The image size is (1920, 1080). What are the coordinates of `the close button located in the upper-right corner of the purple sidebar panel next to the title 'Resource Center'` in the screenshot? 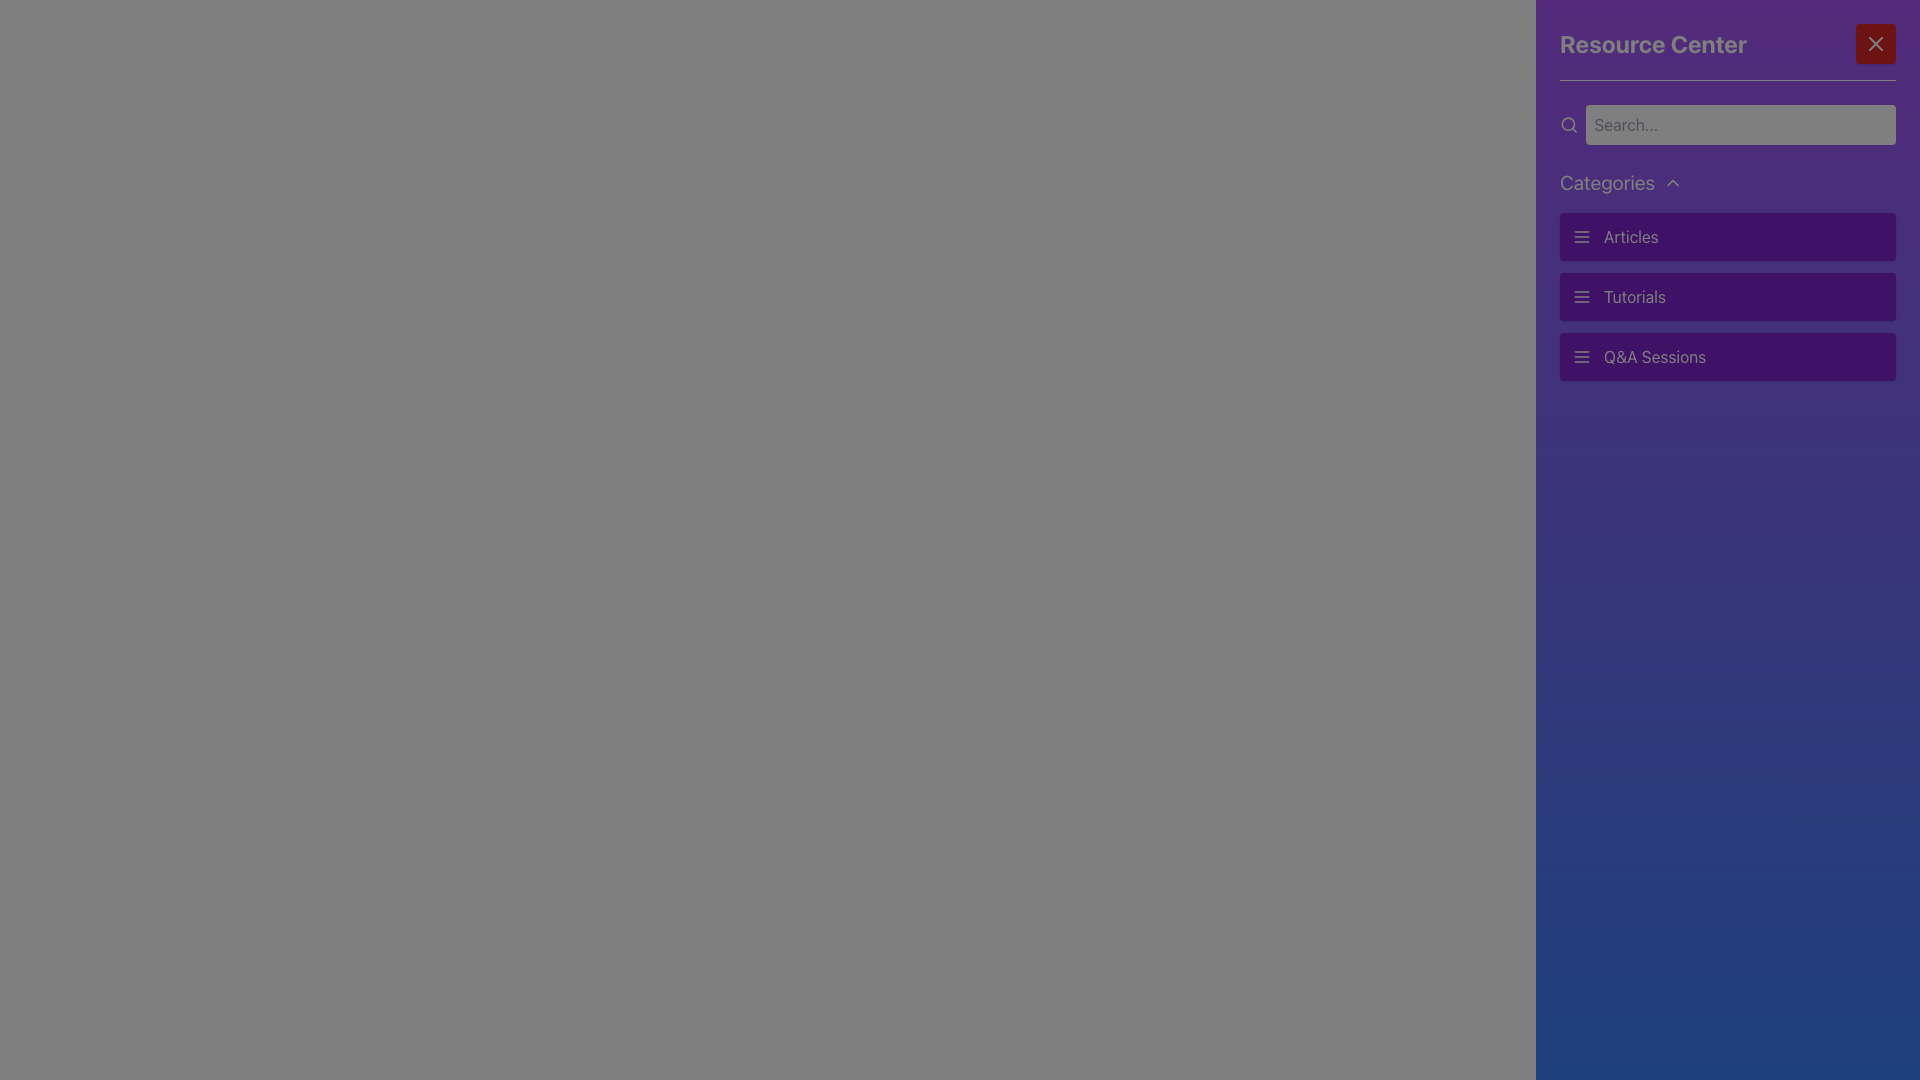 It's located at (1875, 43).